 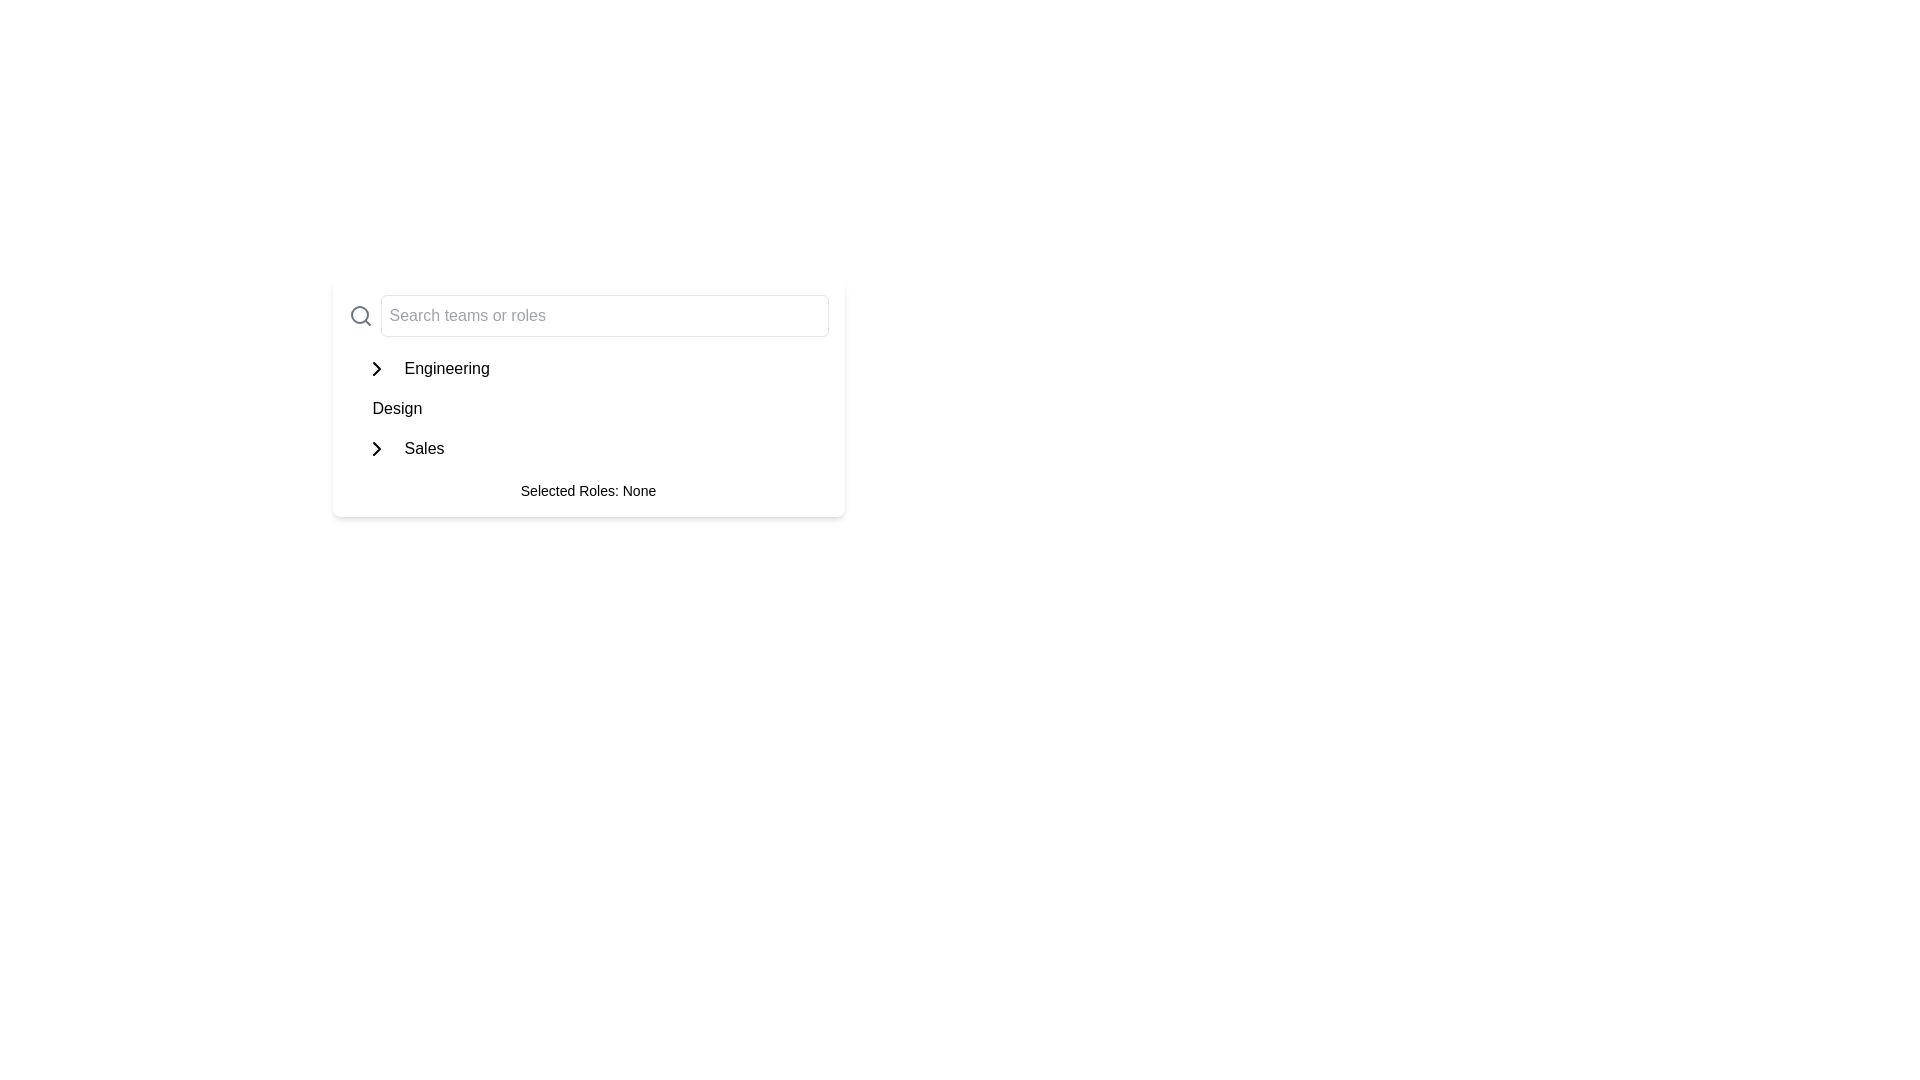 What do you see at coordinates (611, 447) in the screenshot?
I see `the 'Sales' button which is the third item in a grouped layout of buttons including 'Engineering' and 'Design'` at bounding box center [611, 447].